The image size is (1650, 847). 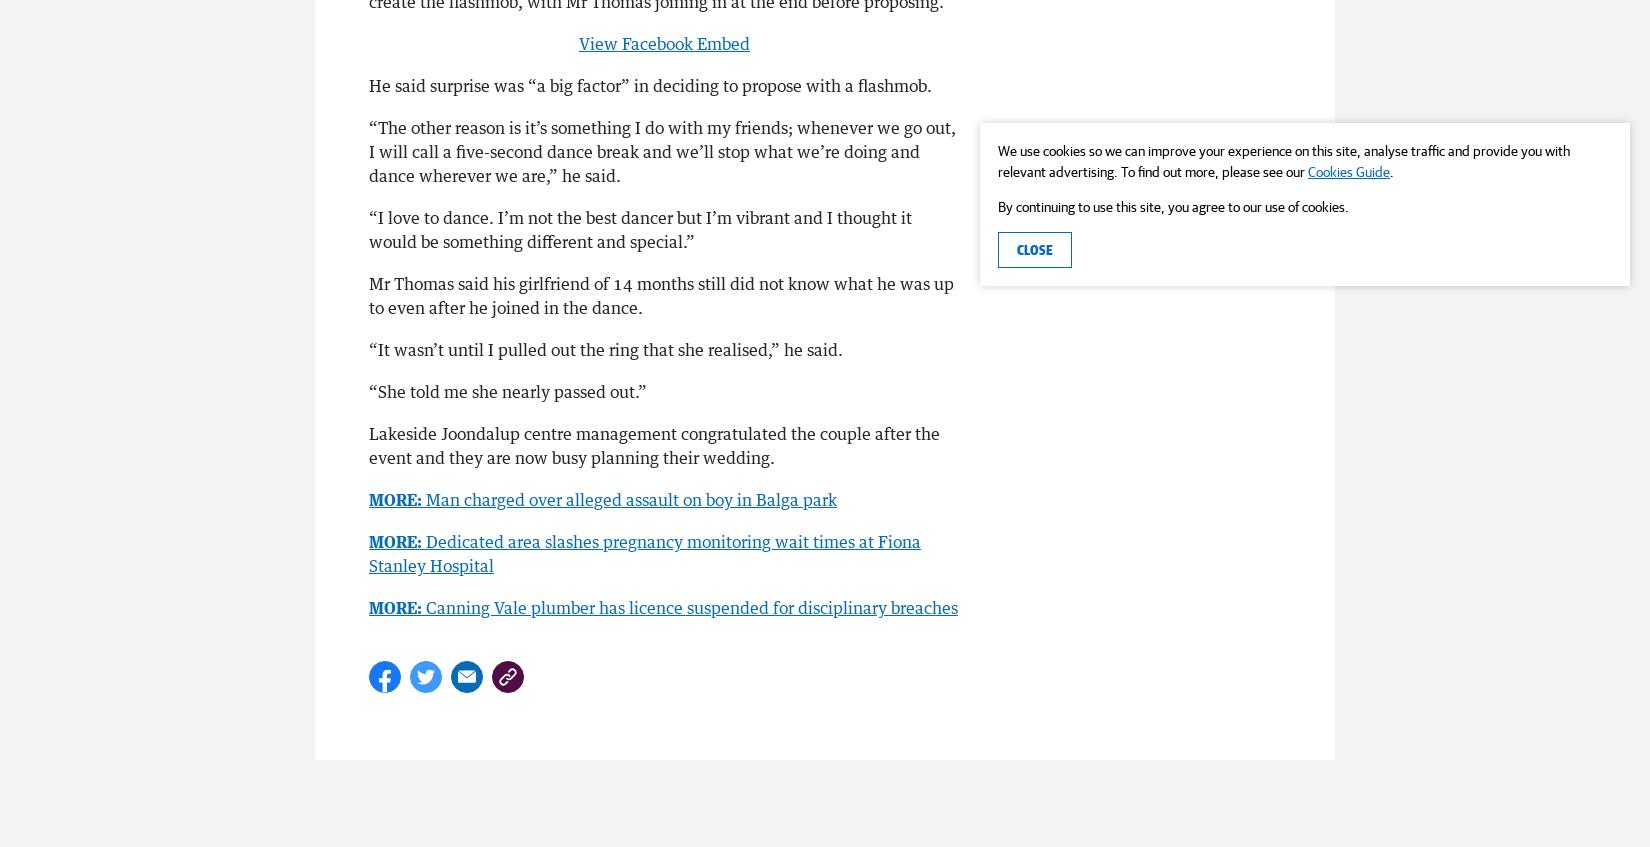 I want to click on '“The other reason is it’s something I do with my friends; whenever we go out, I will call a five-second dance break and we’ll stop what we’re doing and dance wherever we are,” he said.', so click(x=368, y=149).